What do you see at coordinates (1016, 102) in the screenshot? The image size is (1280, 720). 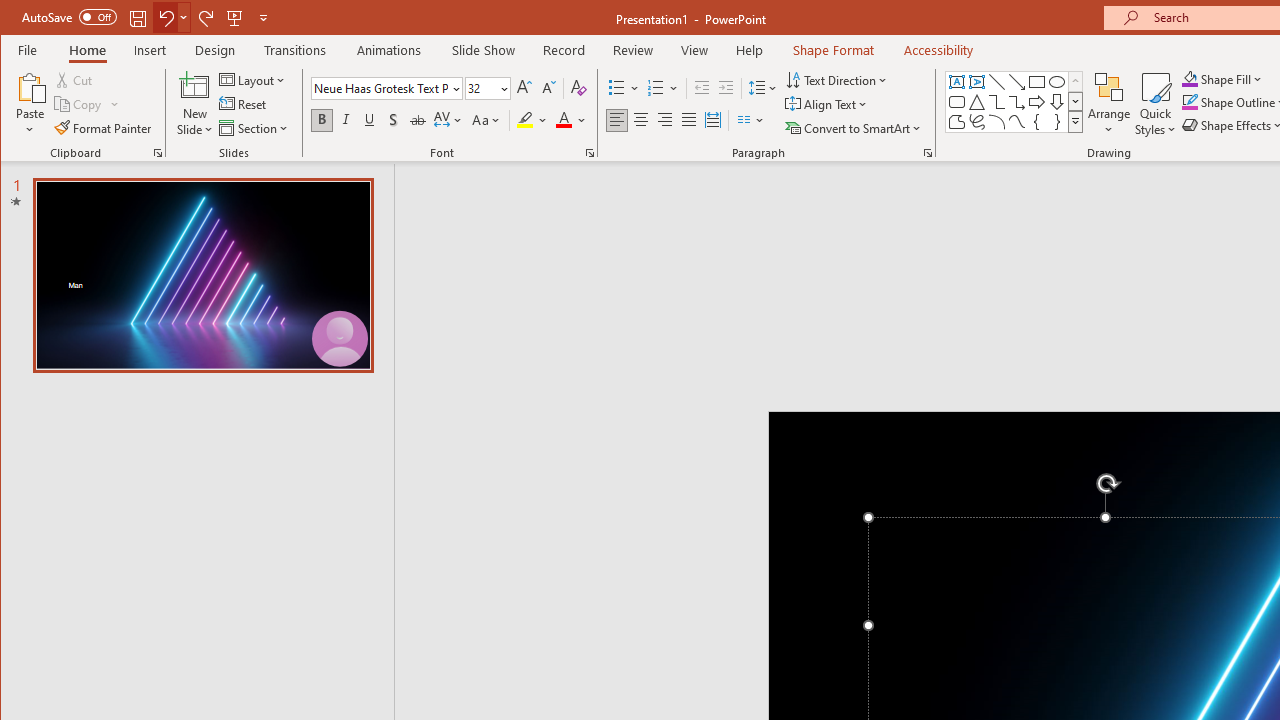 I see `'Connector: Elbow Arrow'` at bounding box center [1016, 102].